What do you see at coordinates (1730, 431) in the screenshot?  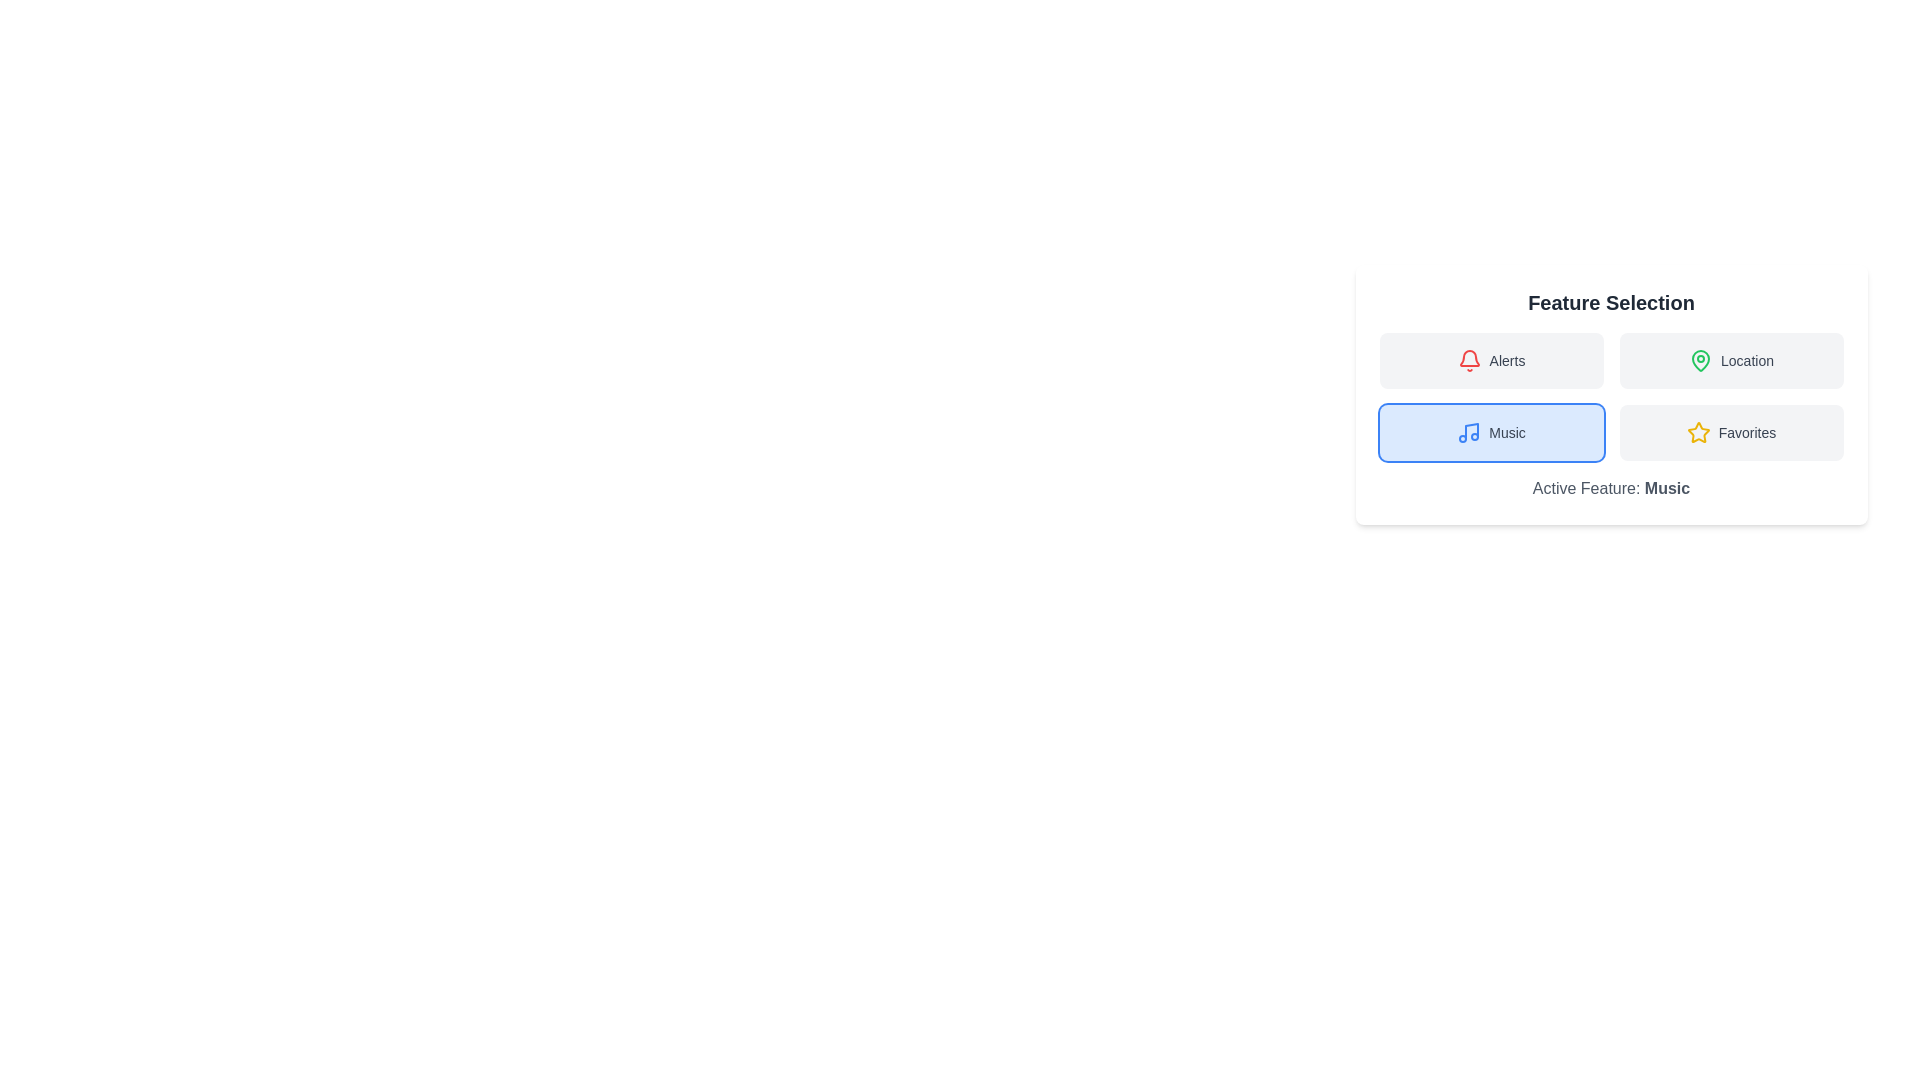 I see `the button corresponding to the feature Favorites` at bounding box center [1730, 431].